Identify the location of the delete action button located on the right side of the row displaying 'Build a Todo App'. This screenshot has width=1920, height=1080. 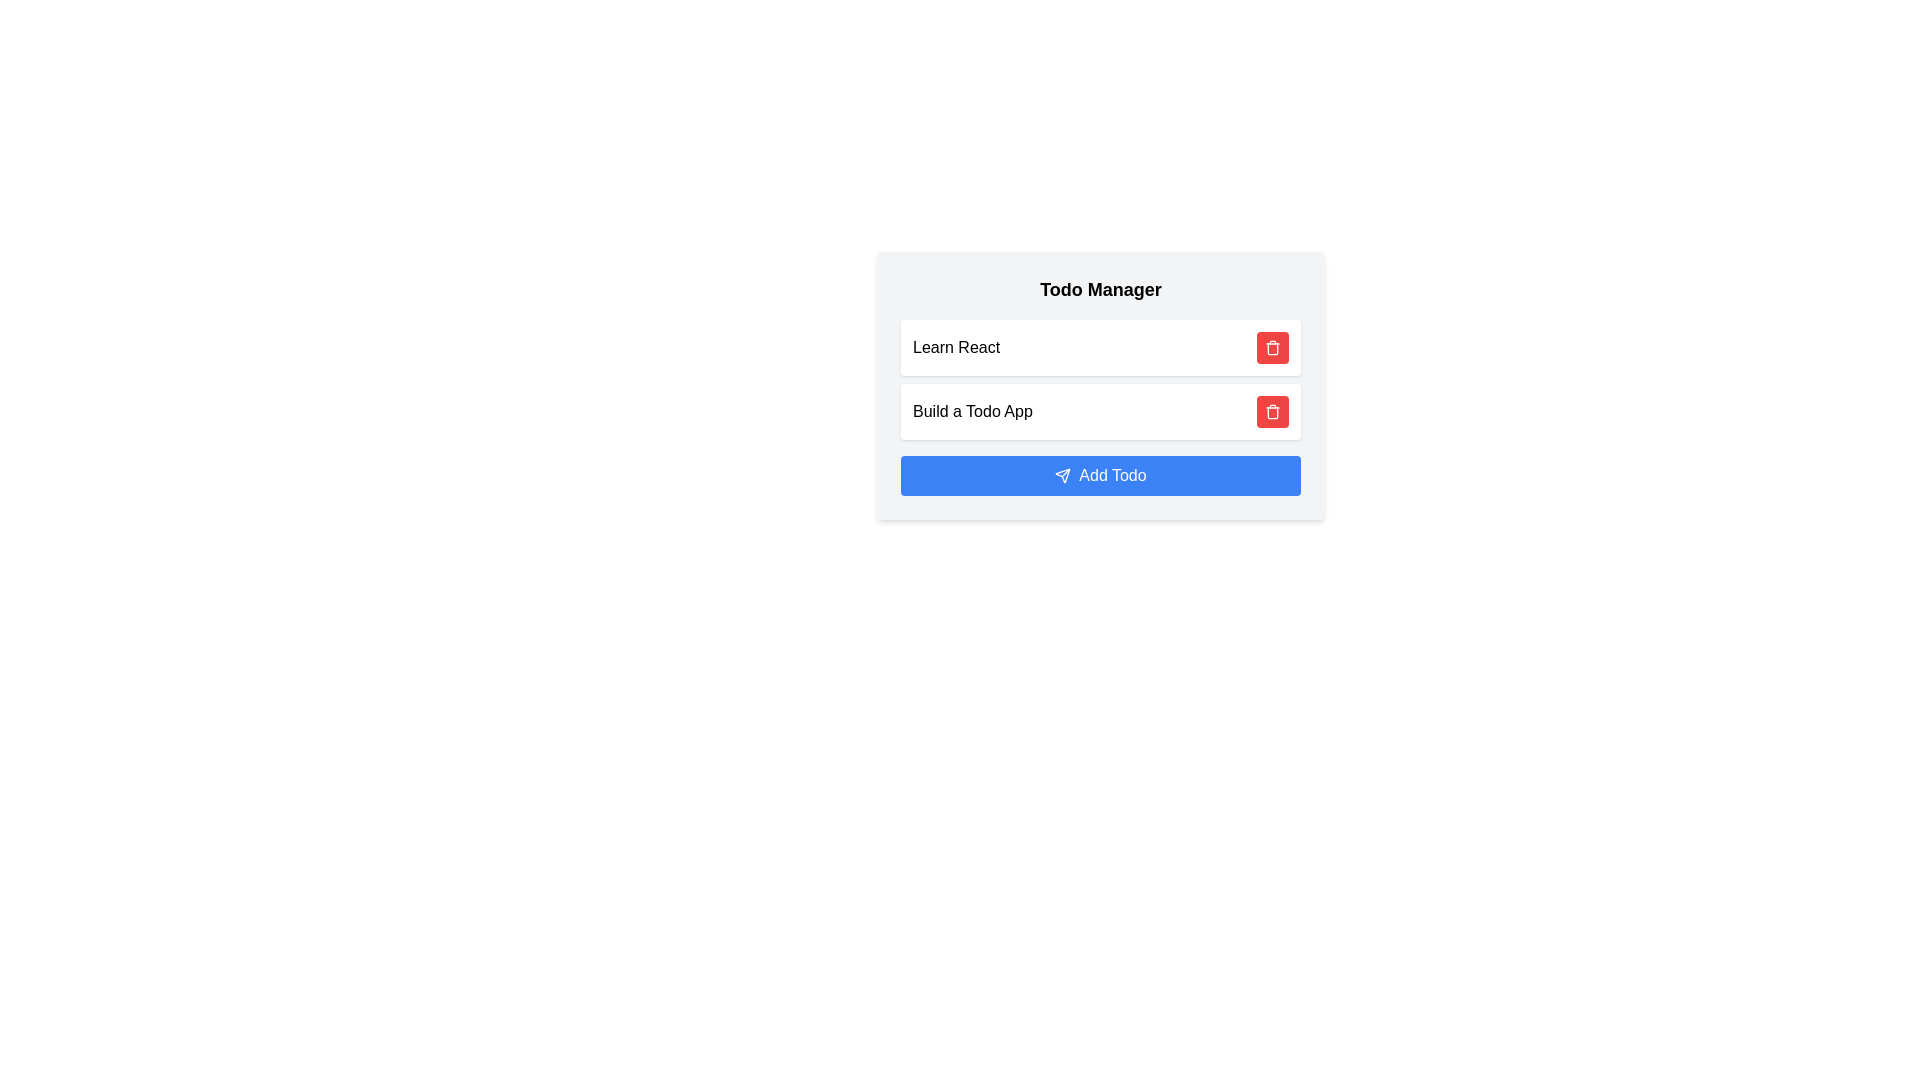
(1271, 411).